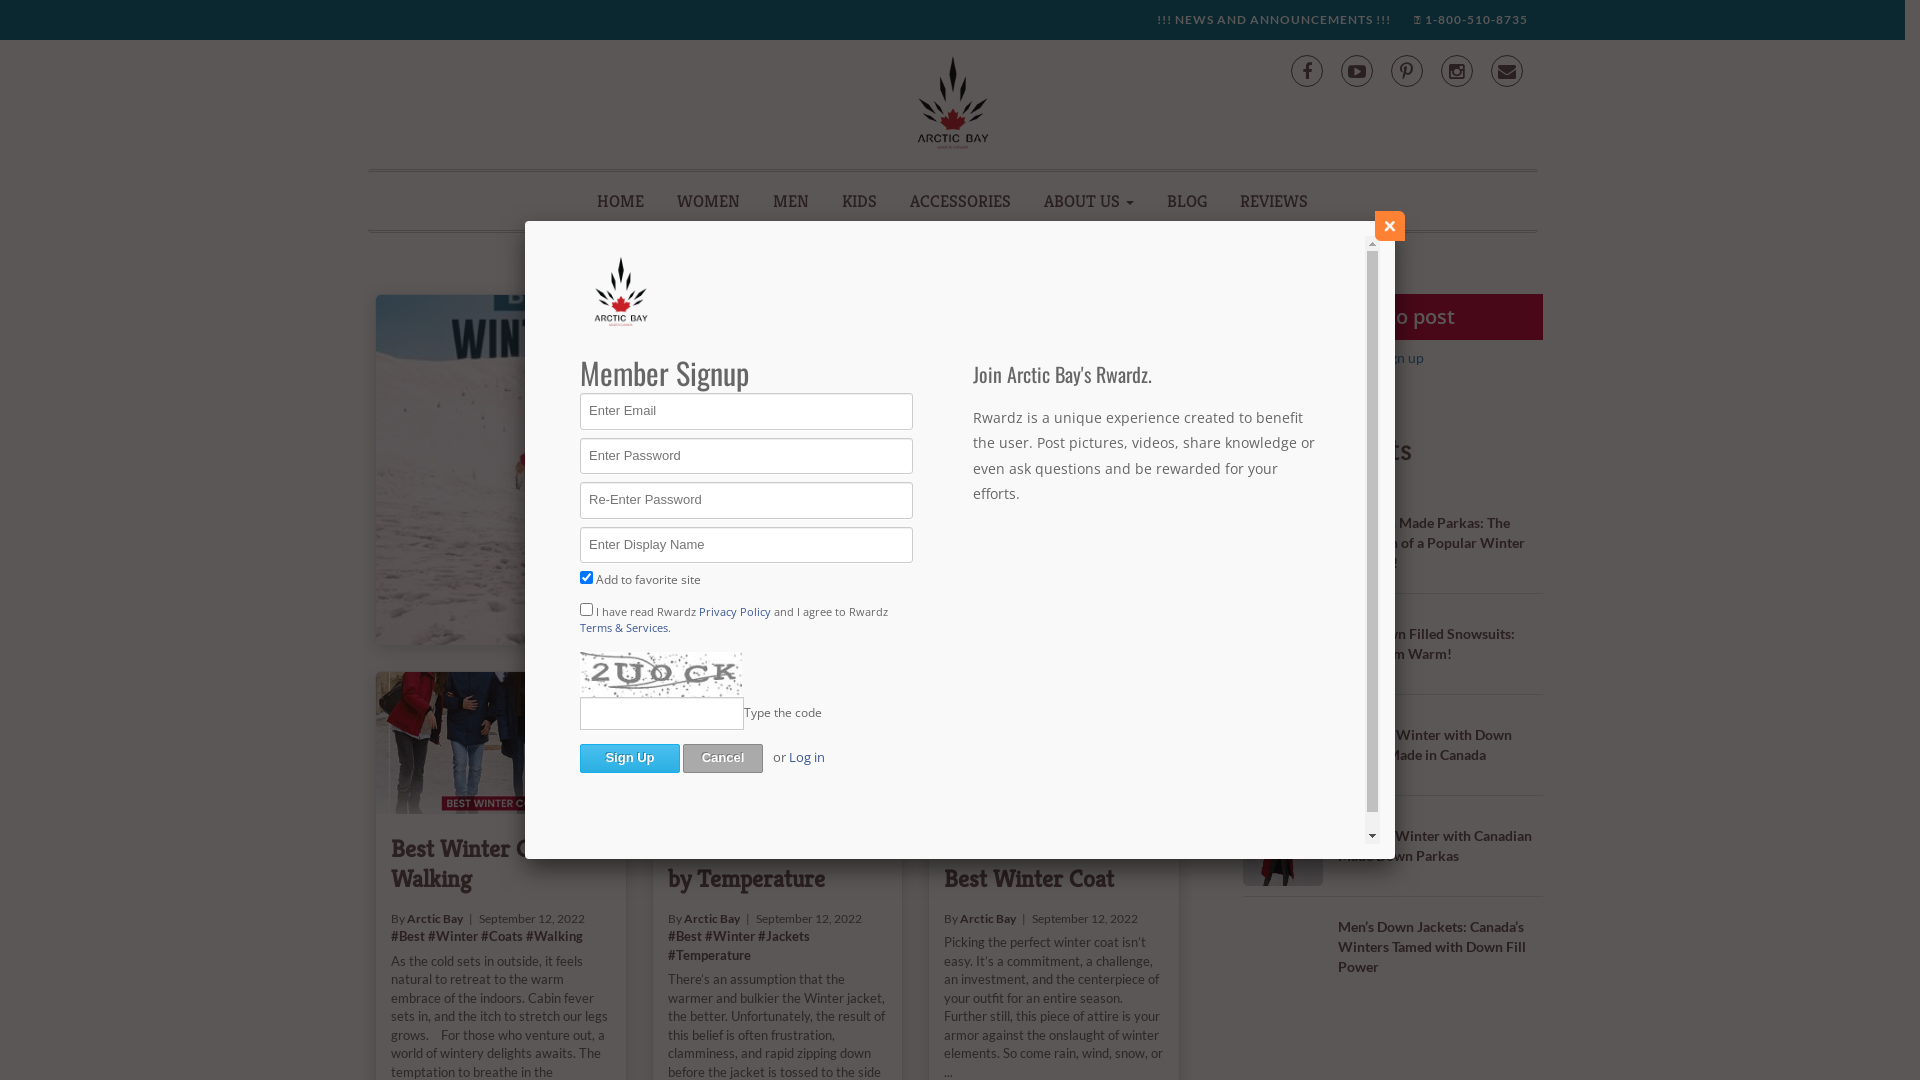 The width and height of the screenshot is (1920, 1080). Describe the element at coordinates (891, 369) in the screenshot. I see `'Arctic Bay'` at that location.